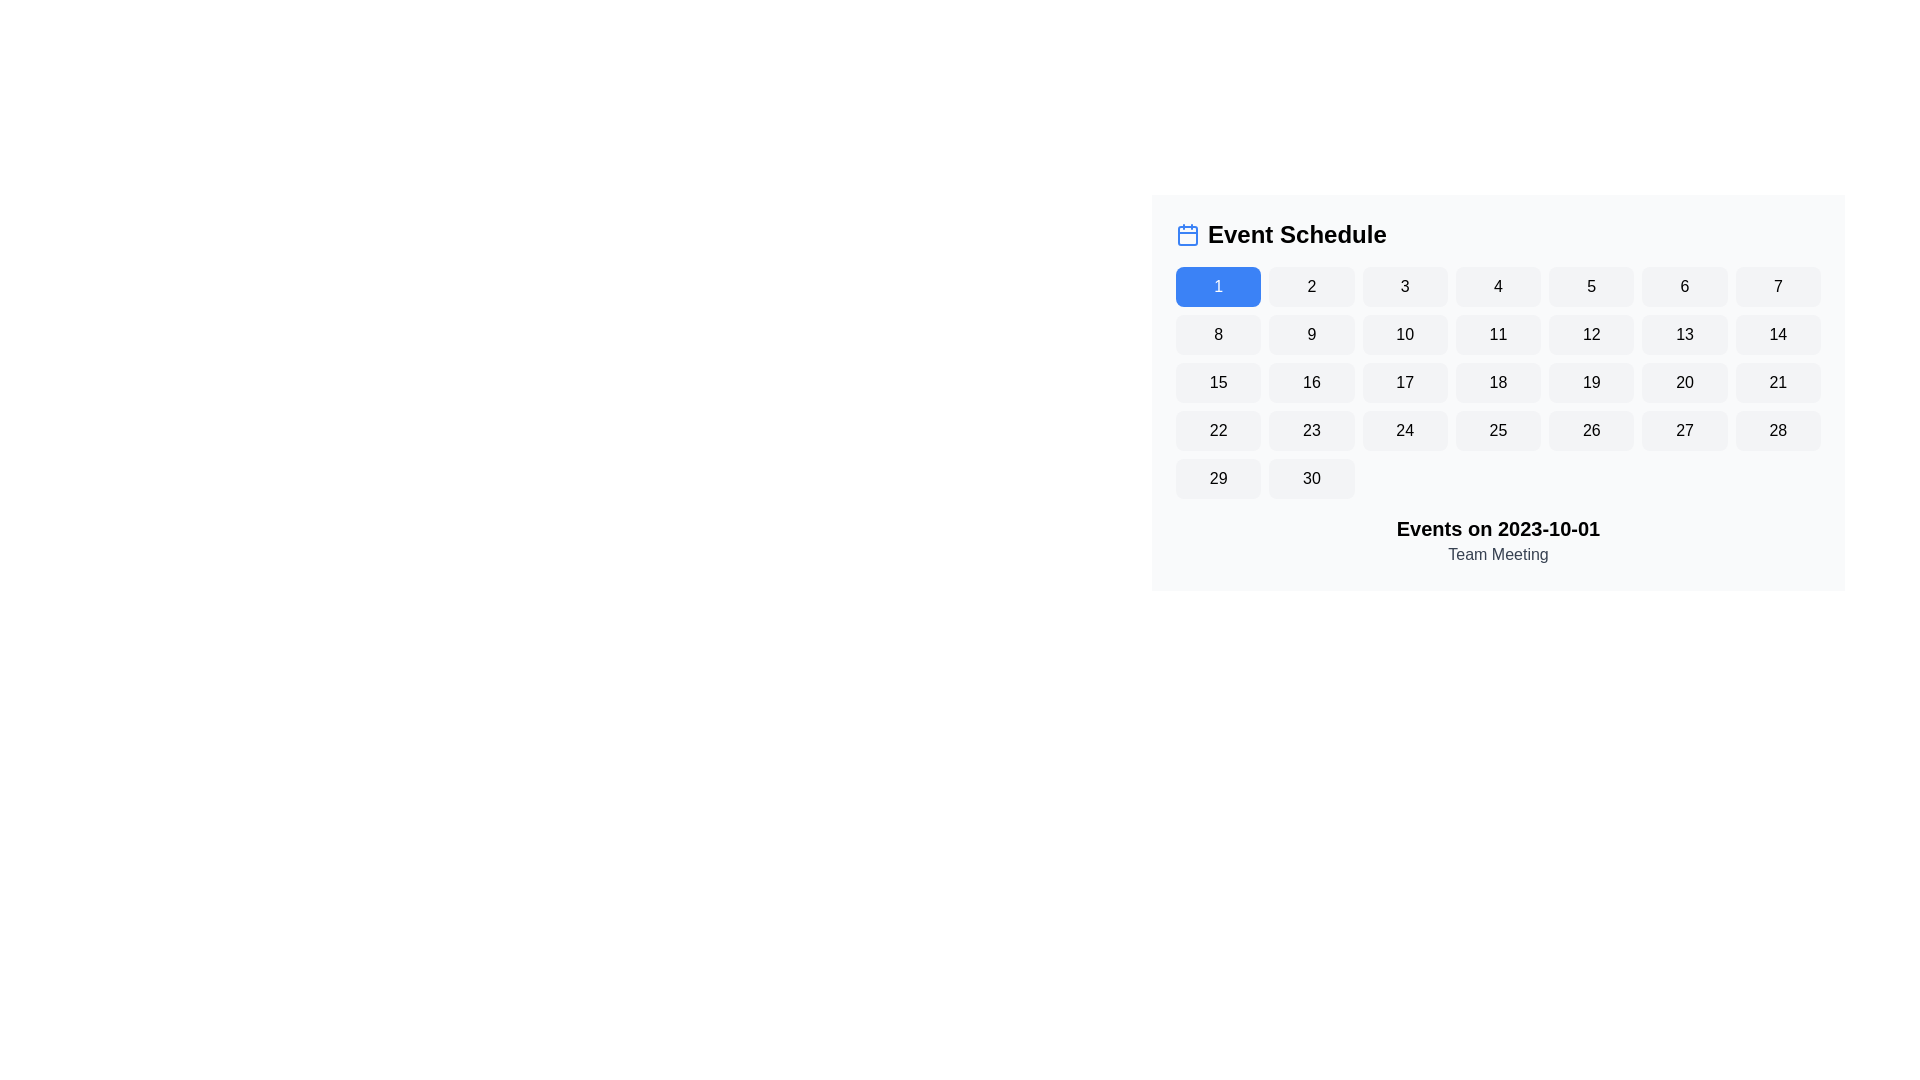 Image resolution: width=1920 pixels, height=1080 pixels. Describe the element at coordinates (1778, 286) in the screenshot. I see `the button representing the 7th day in the calendar grid` at that location.